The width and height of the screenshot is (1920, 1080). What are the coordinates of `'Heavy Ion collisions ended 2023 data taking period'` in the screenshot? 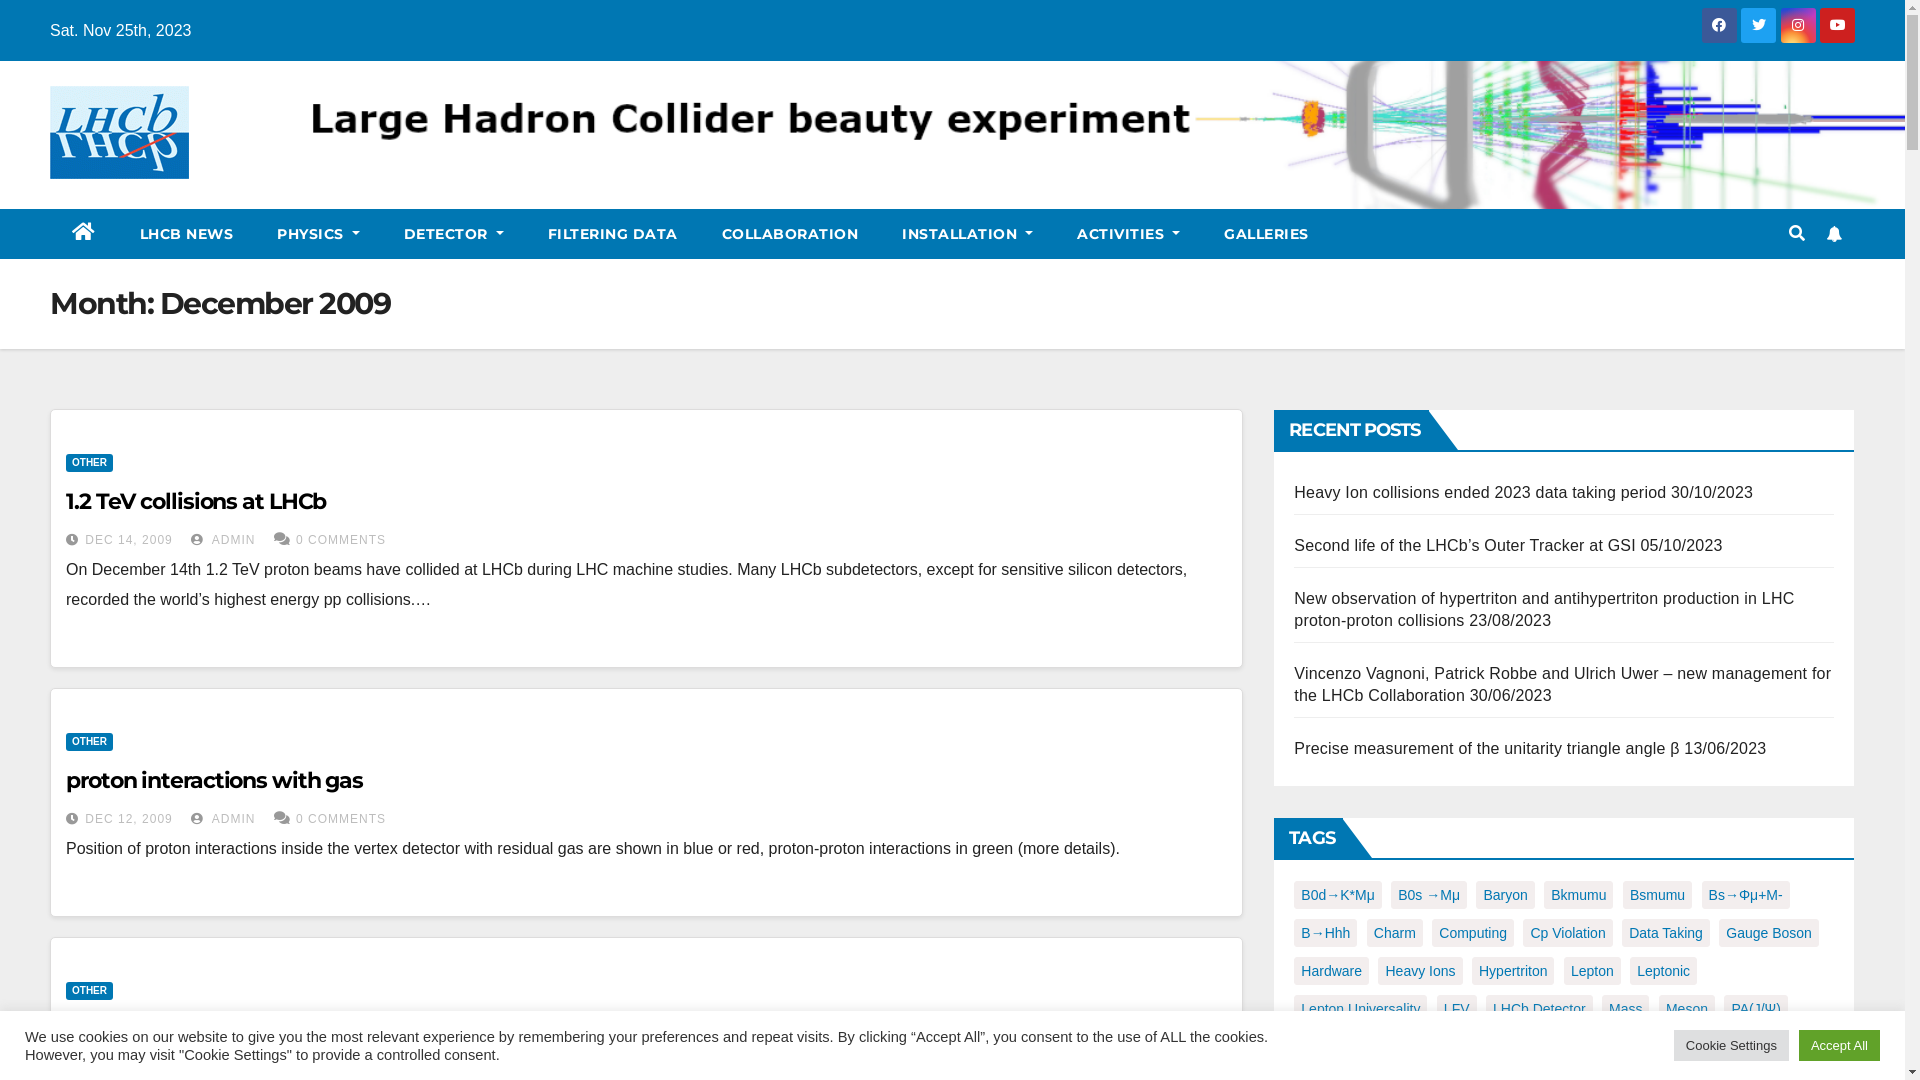 It's located at (1479, 492).